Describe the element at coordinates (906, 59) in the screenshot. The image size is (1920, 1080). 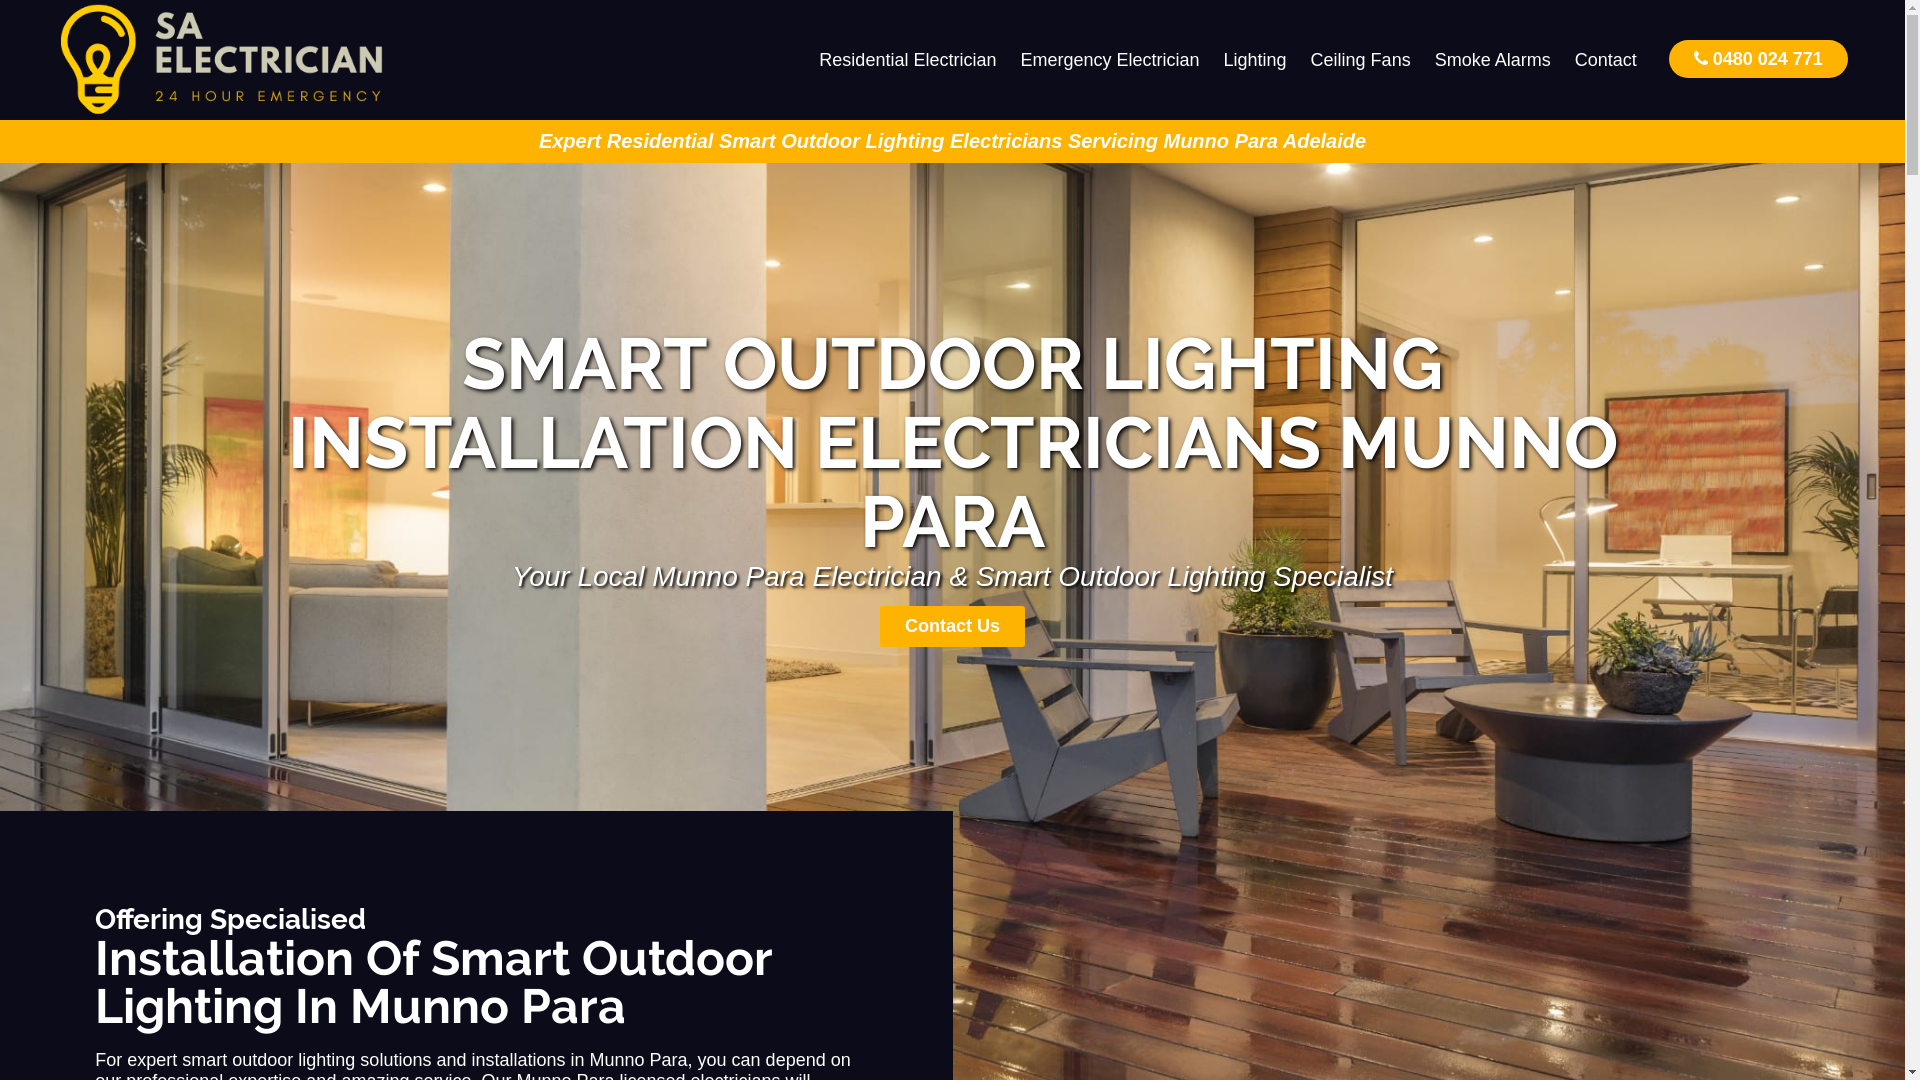
I see `'Residential Electrician'` at that location.